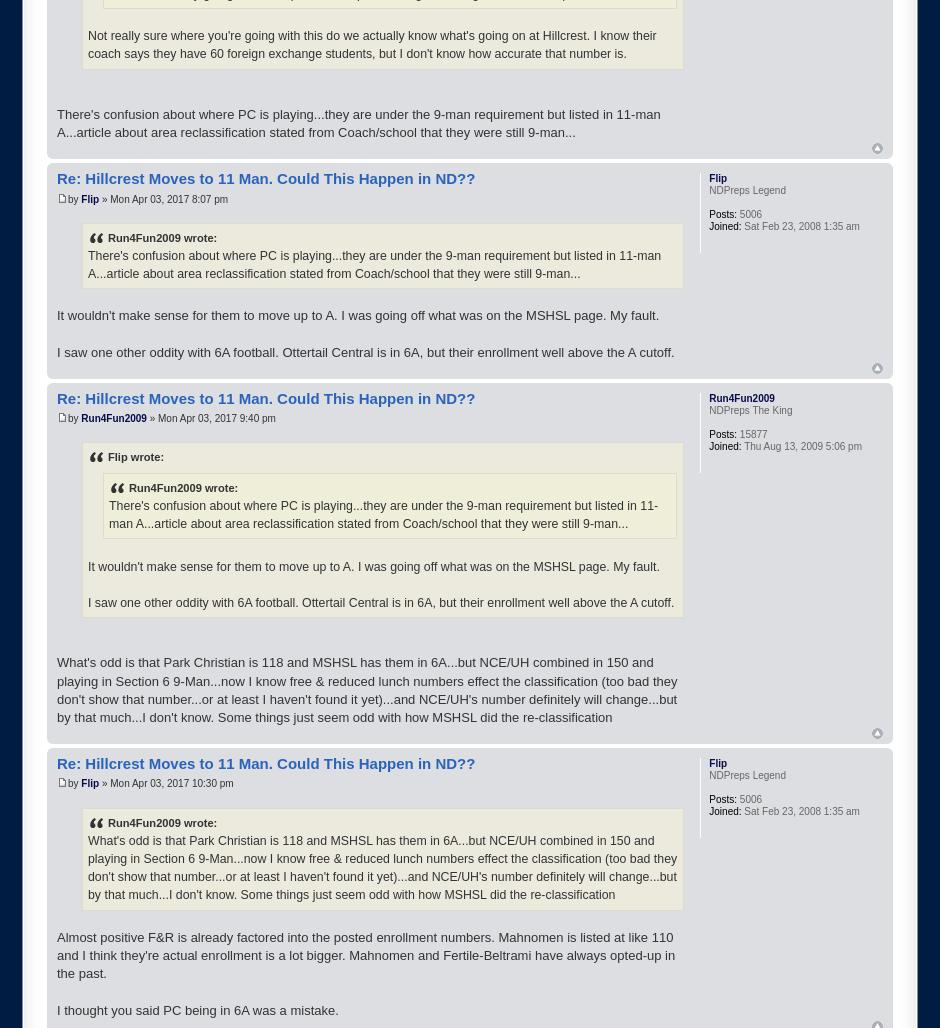 Image resolution: width=940 pixels, height=1028 pixels. What do you see at coordinates (196, 1008) in the screenshot?
I see `'I thought you said PC being in 6A was a mistake.'` at bounding box center [196, 1008].